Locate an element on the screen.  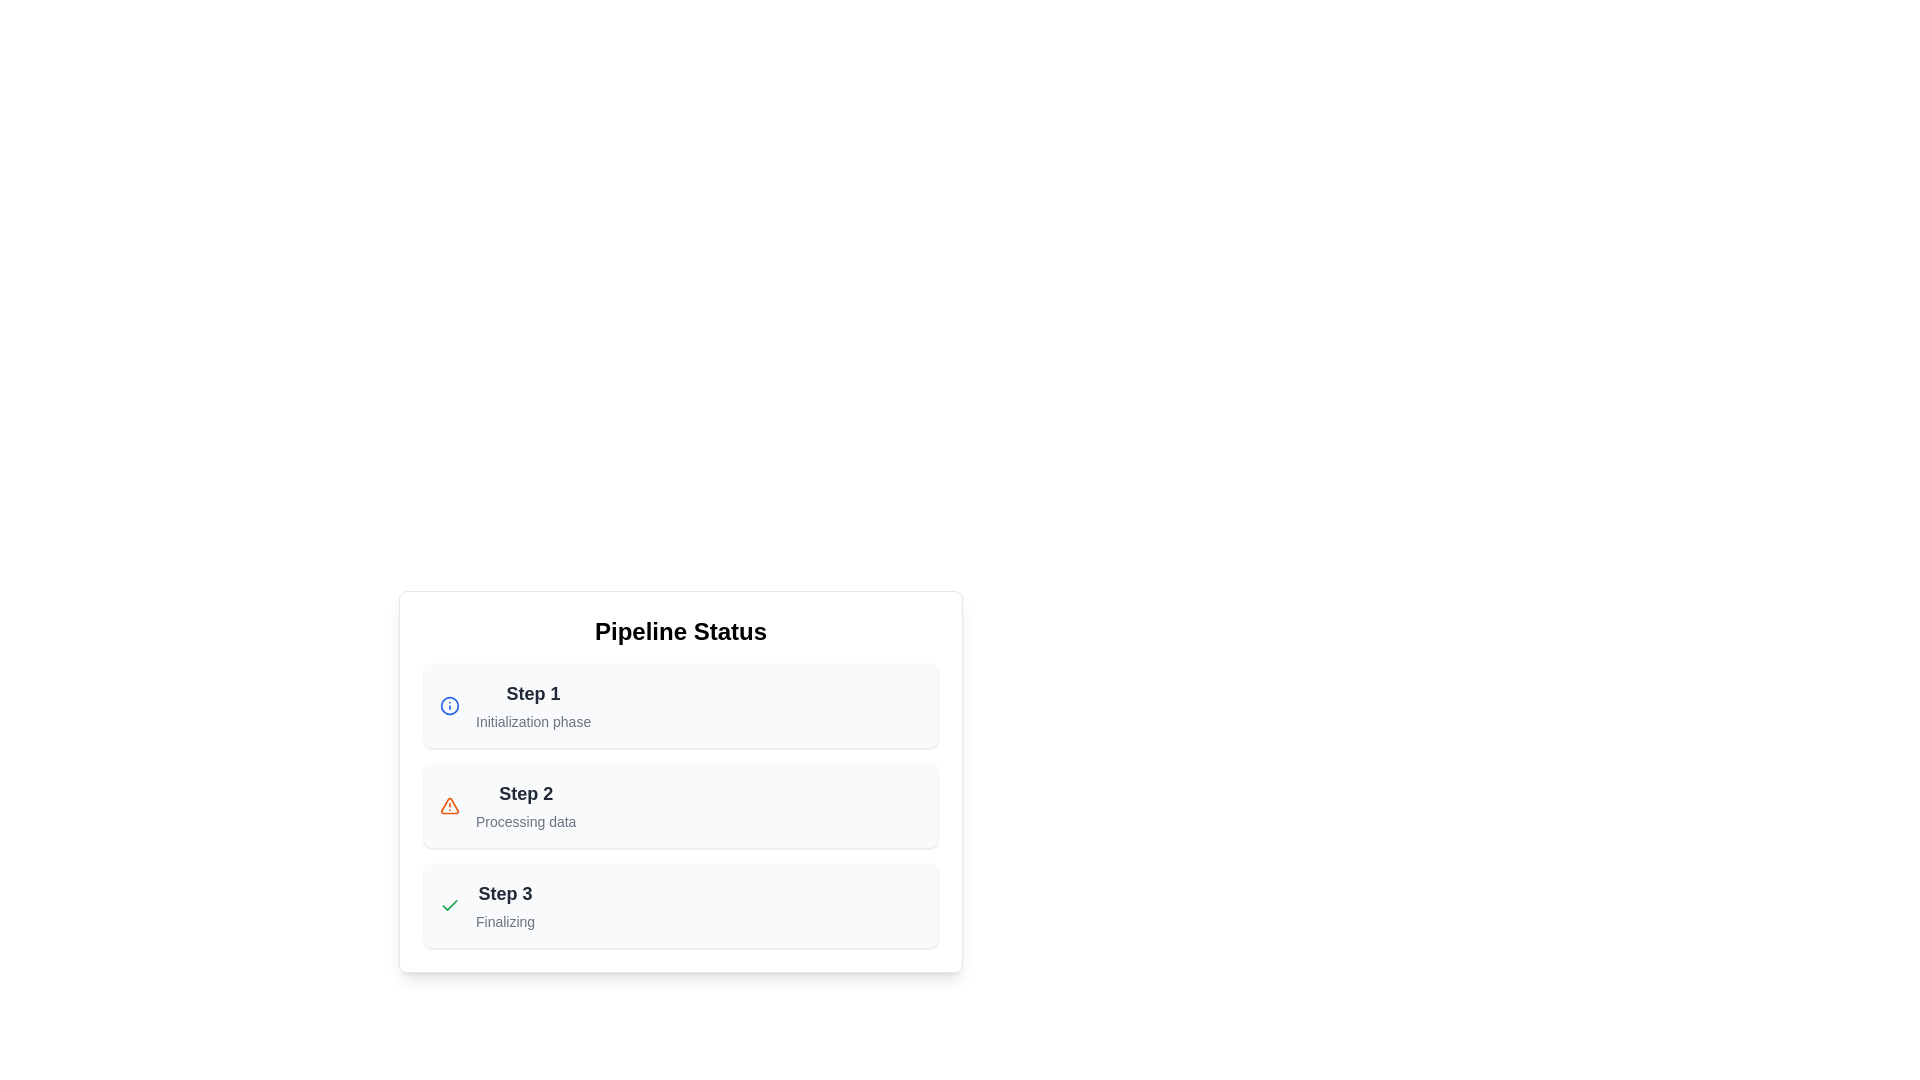
the green checkmark icon located within the white card that contains the text 'Step 3 Finalizing' is located at coordinates (449, 906).